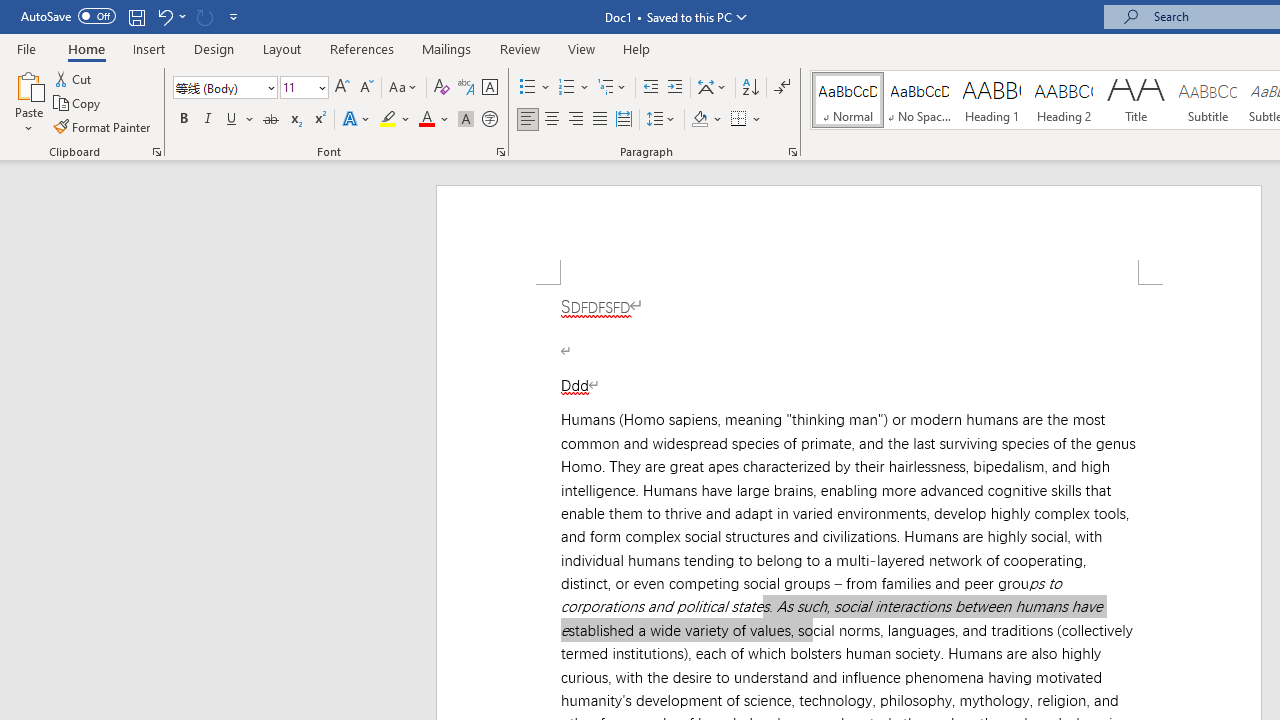 This screenshot has height=720, width=1280. I want to click on 'Justify', so click(598, 119).